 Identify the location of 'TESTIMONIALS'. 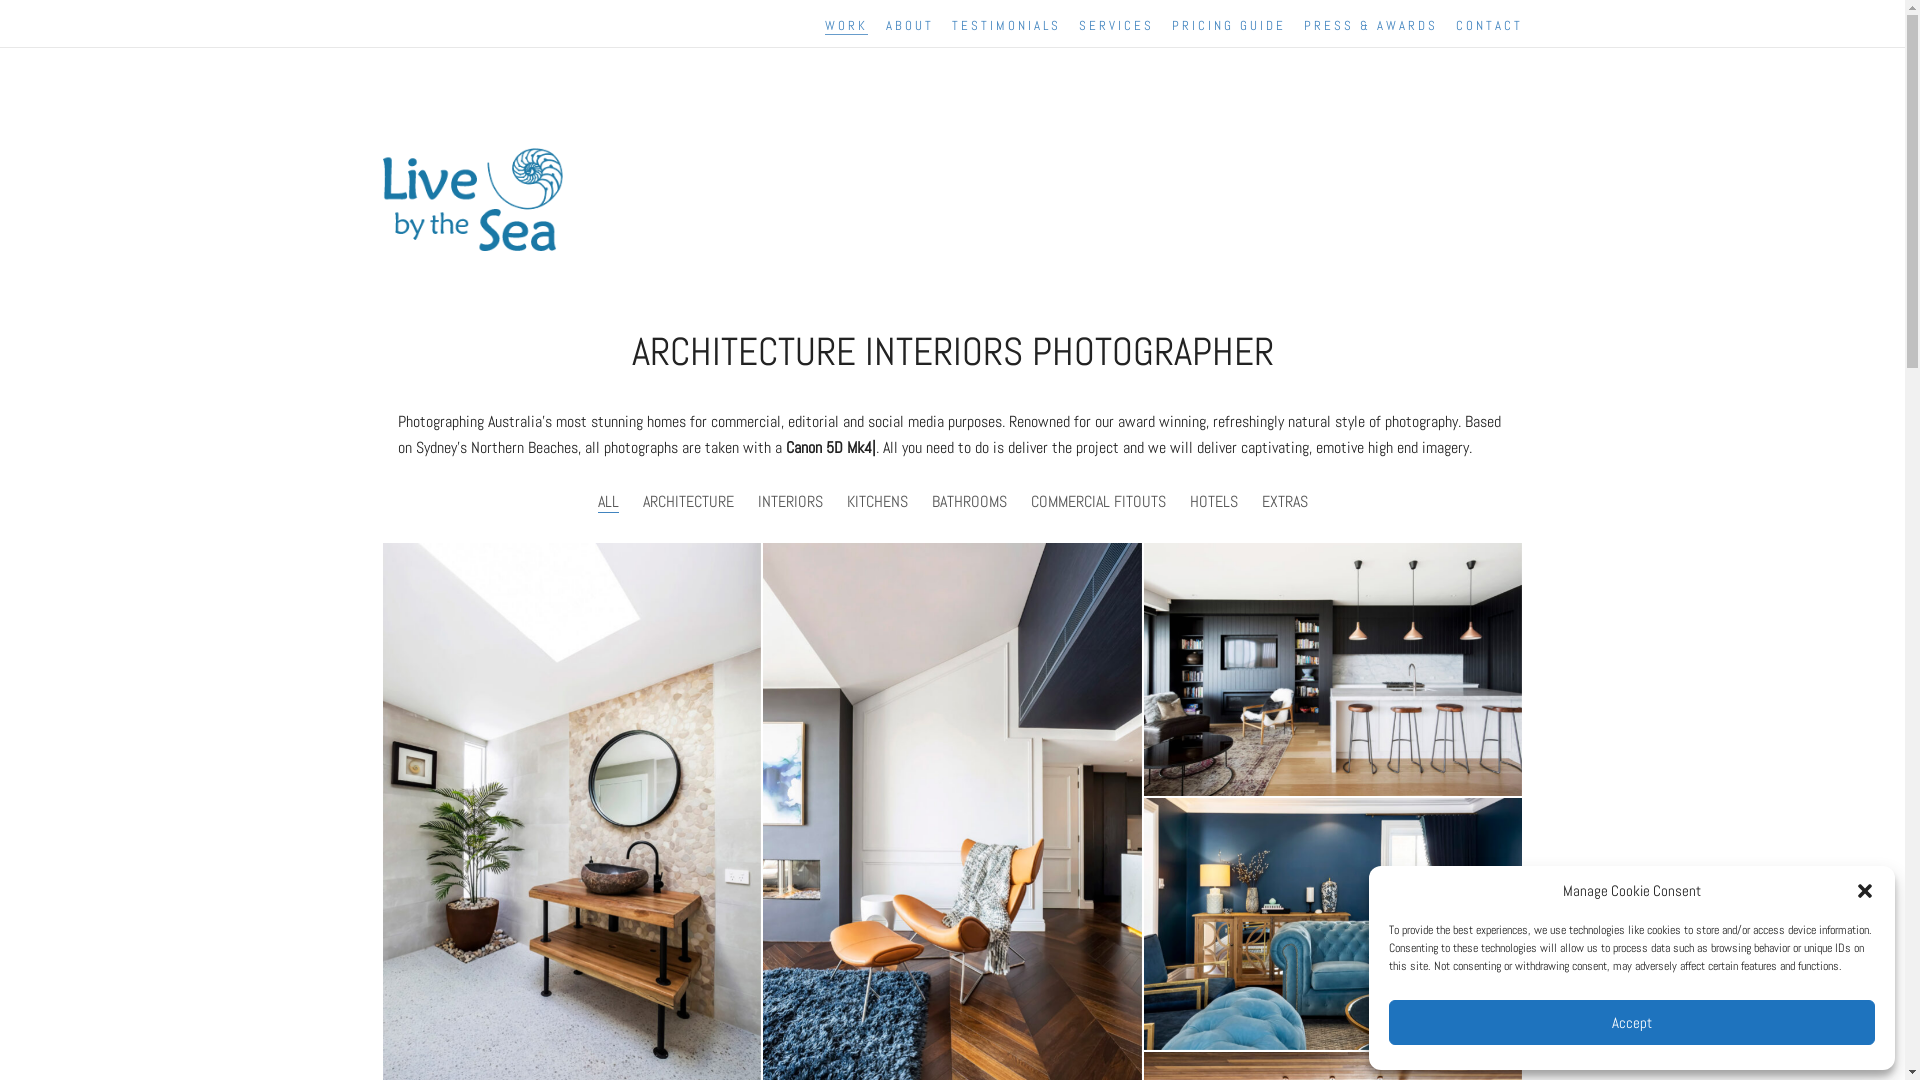
(1006, 25).